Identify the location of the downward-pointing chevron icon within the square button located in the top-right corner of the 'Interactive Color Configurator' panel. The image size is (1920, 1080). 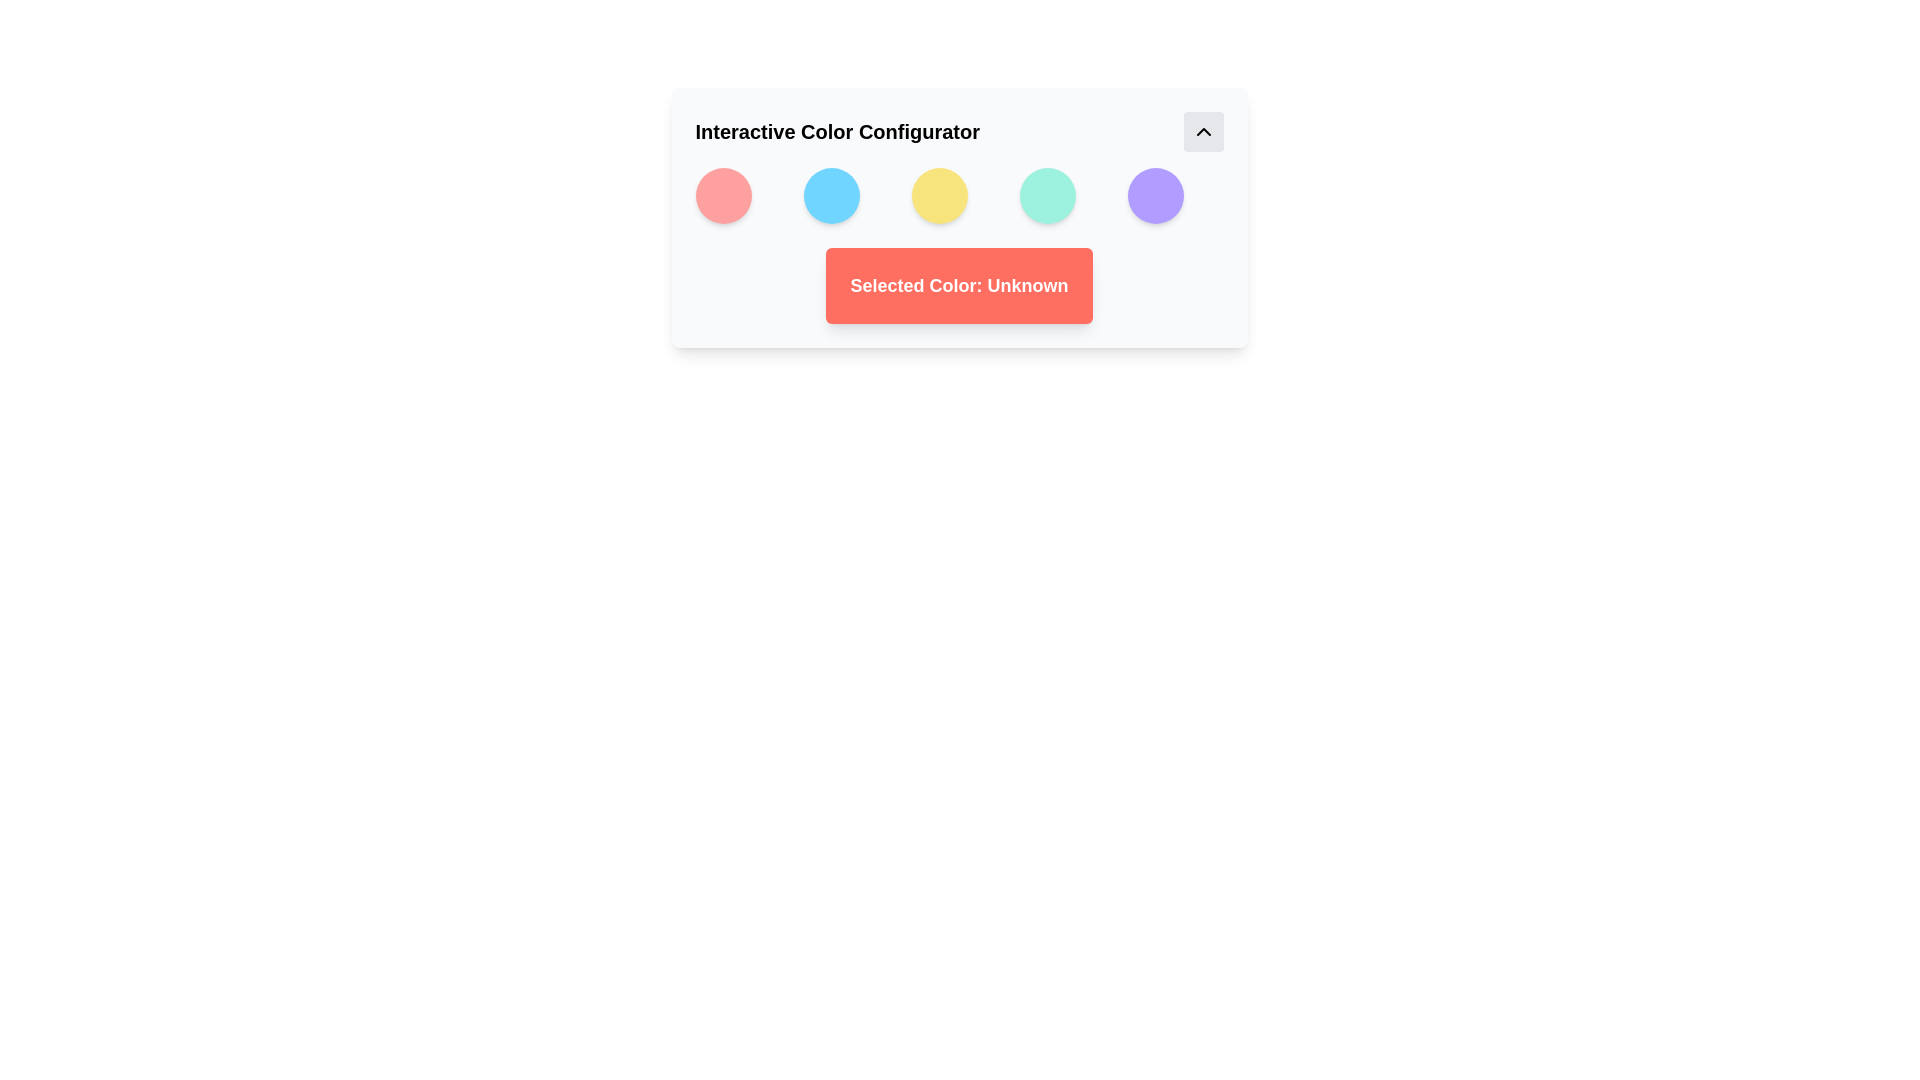
(1202, 131).